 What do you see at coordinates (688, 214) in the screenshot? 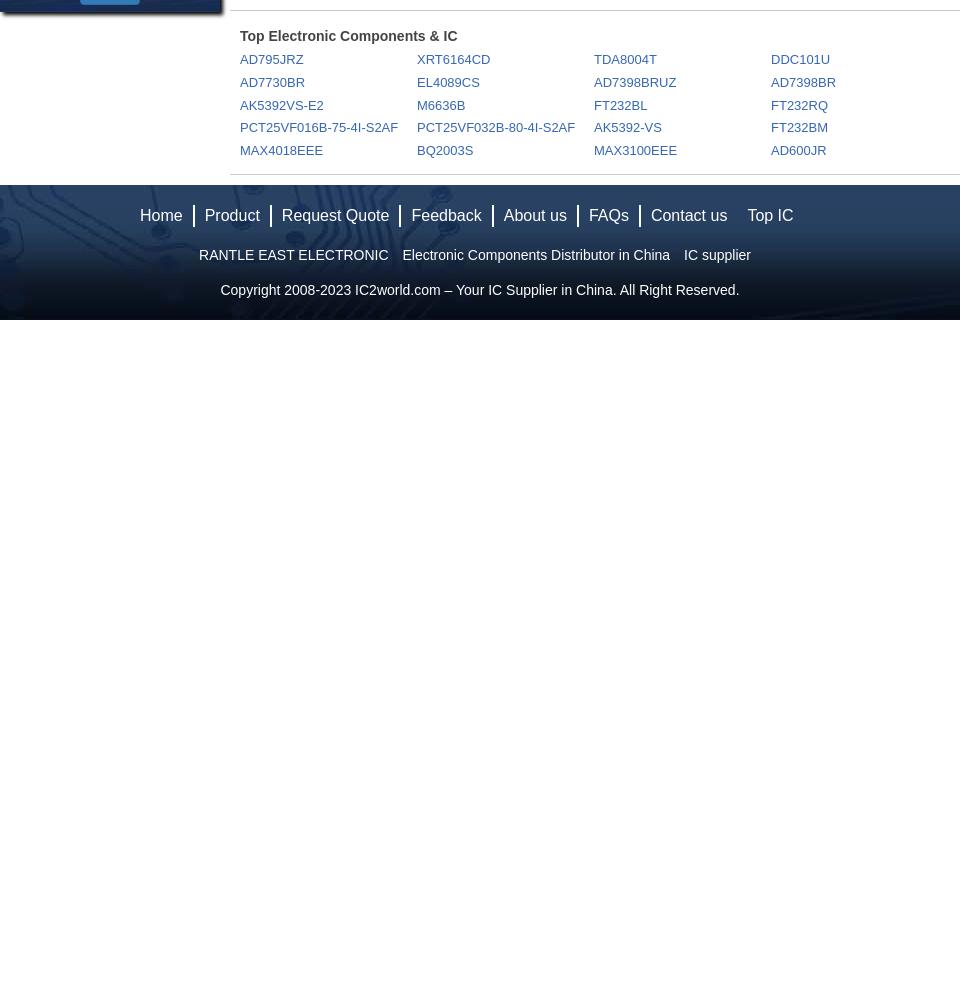
I see `'Contact us'` at bounding box center [688, 214].